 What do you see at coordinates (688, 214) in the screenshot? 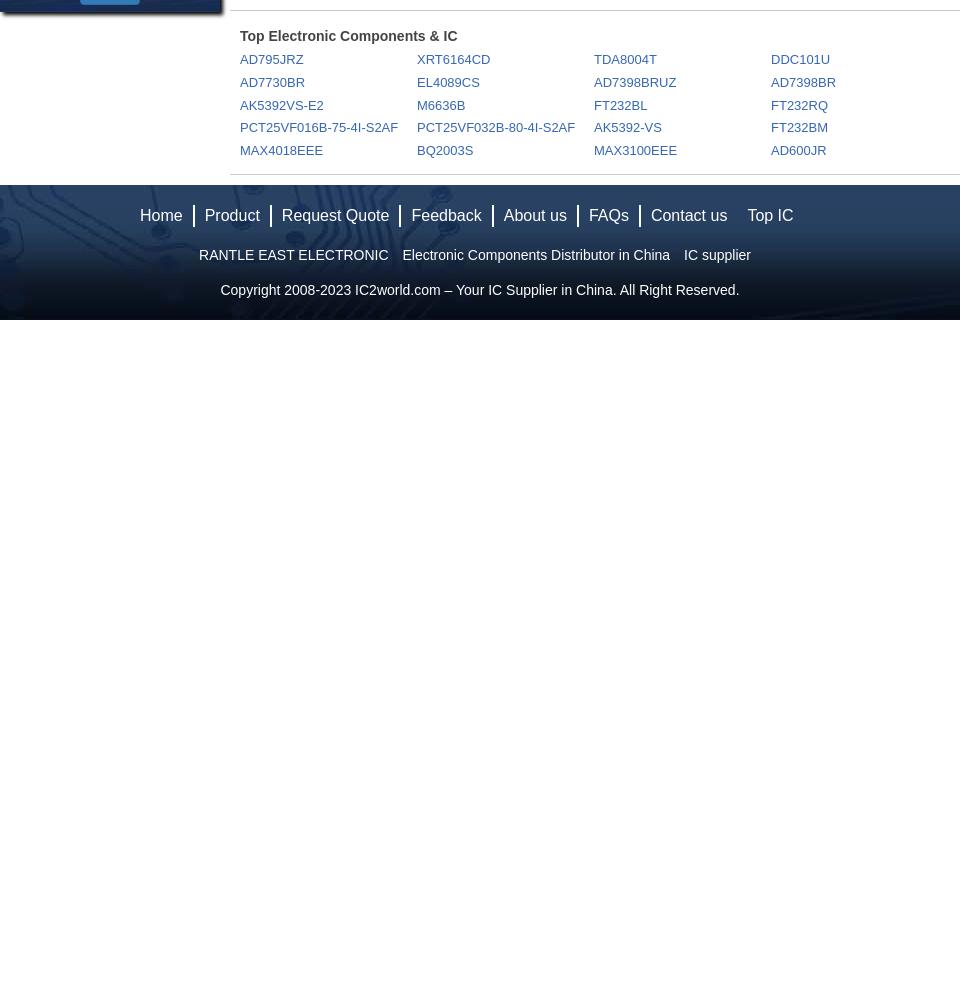
I see `'Contact us'` at bounding box center [688, 214].